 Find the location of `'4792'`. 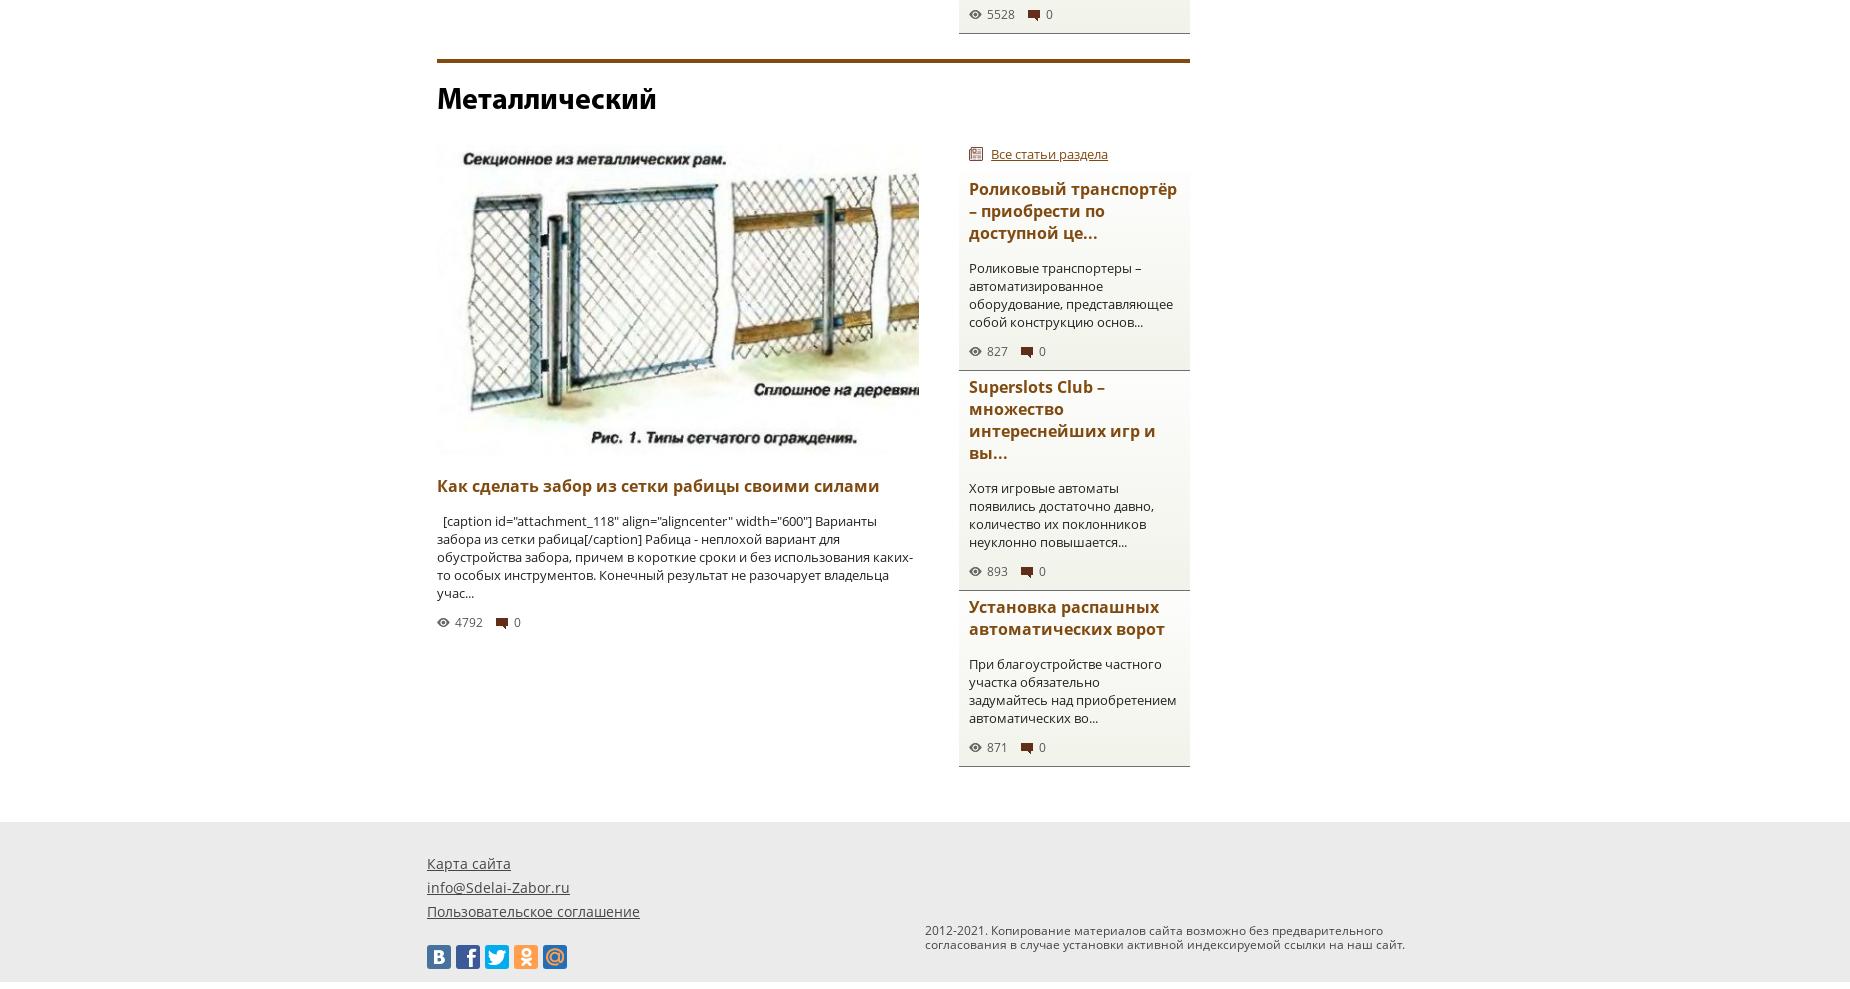

'4792' is located at coordinates (453, 622).